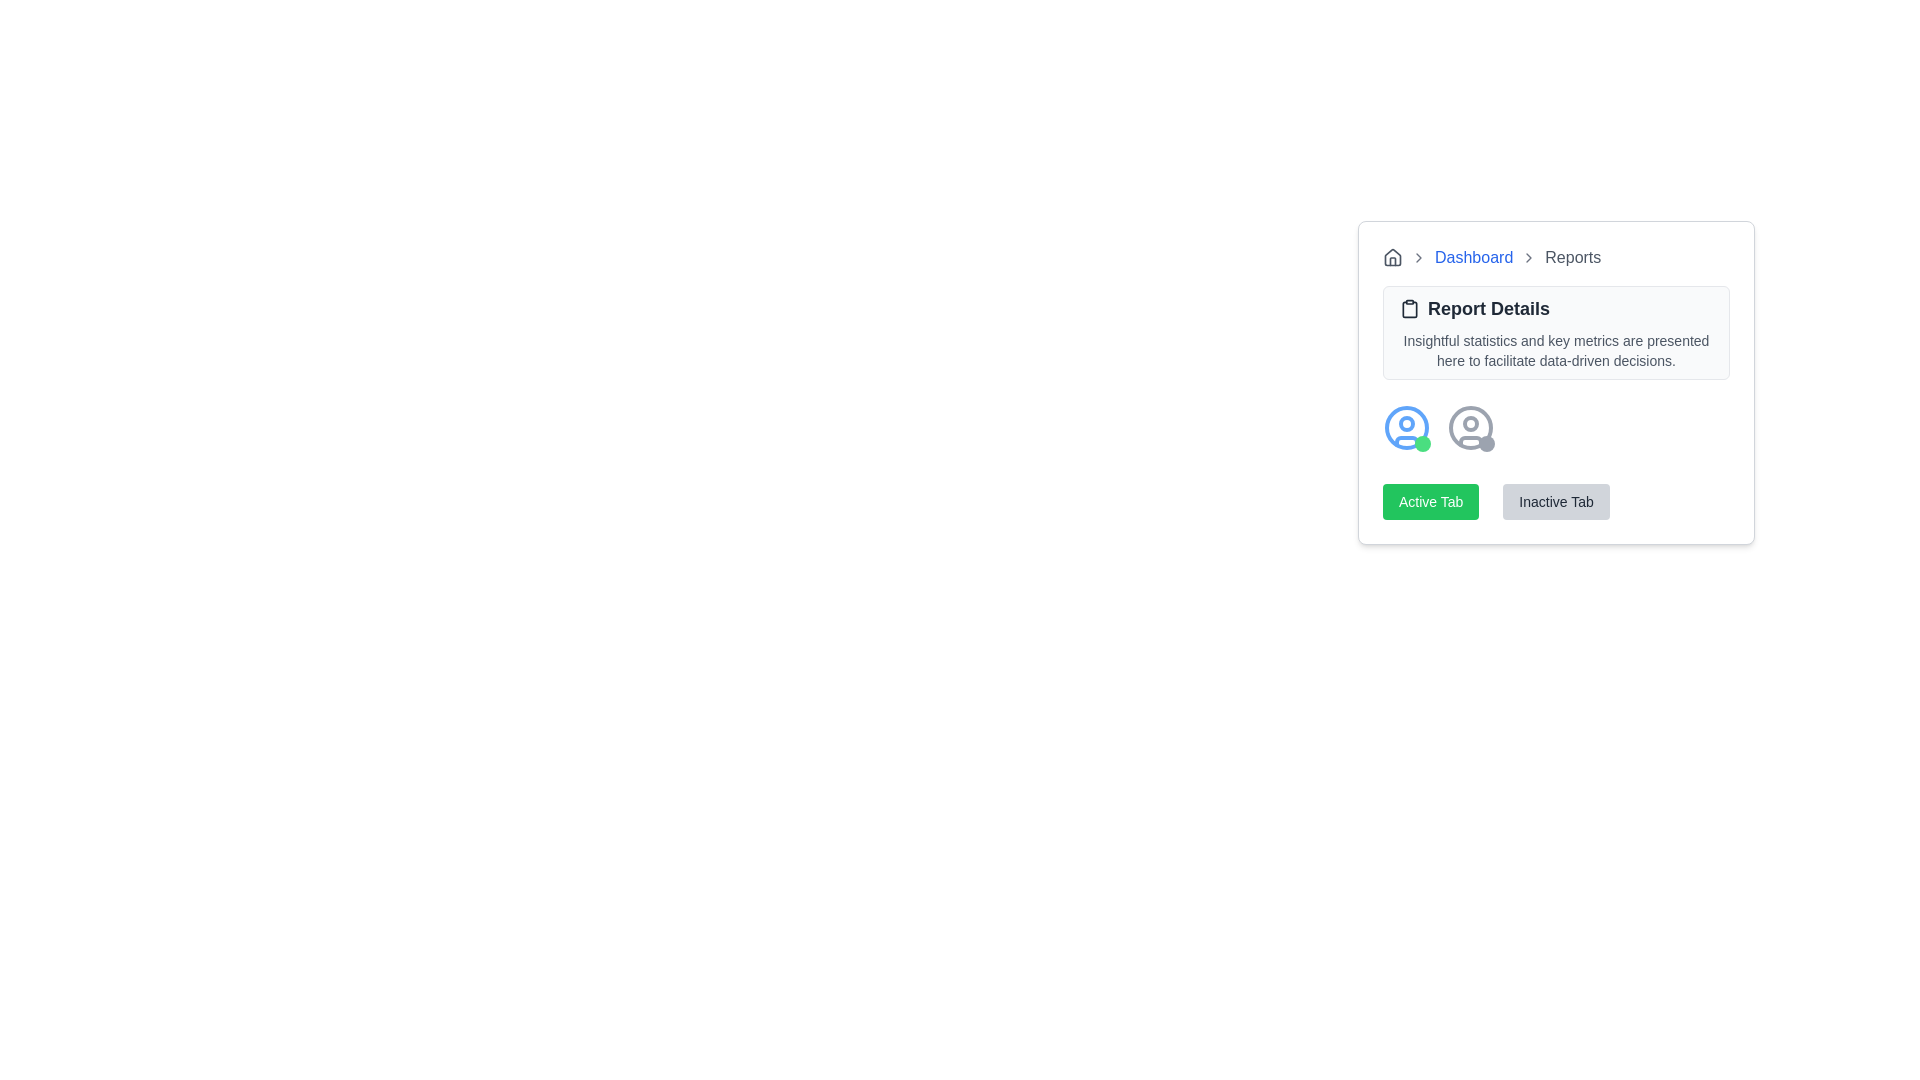  I want to click on the circular user icon with a gray outline located in the second position of the horizontal arrangement under the 'Report Details' card, so click(1470, 427).